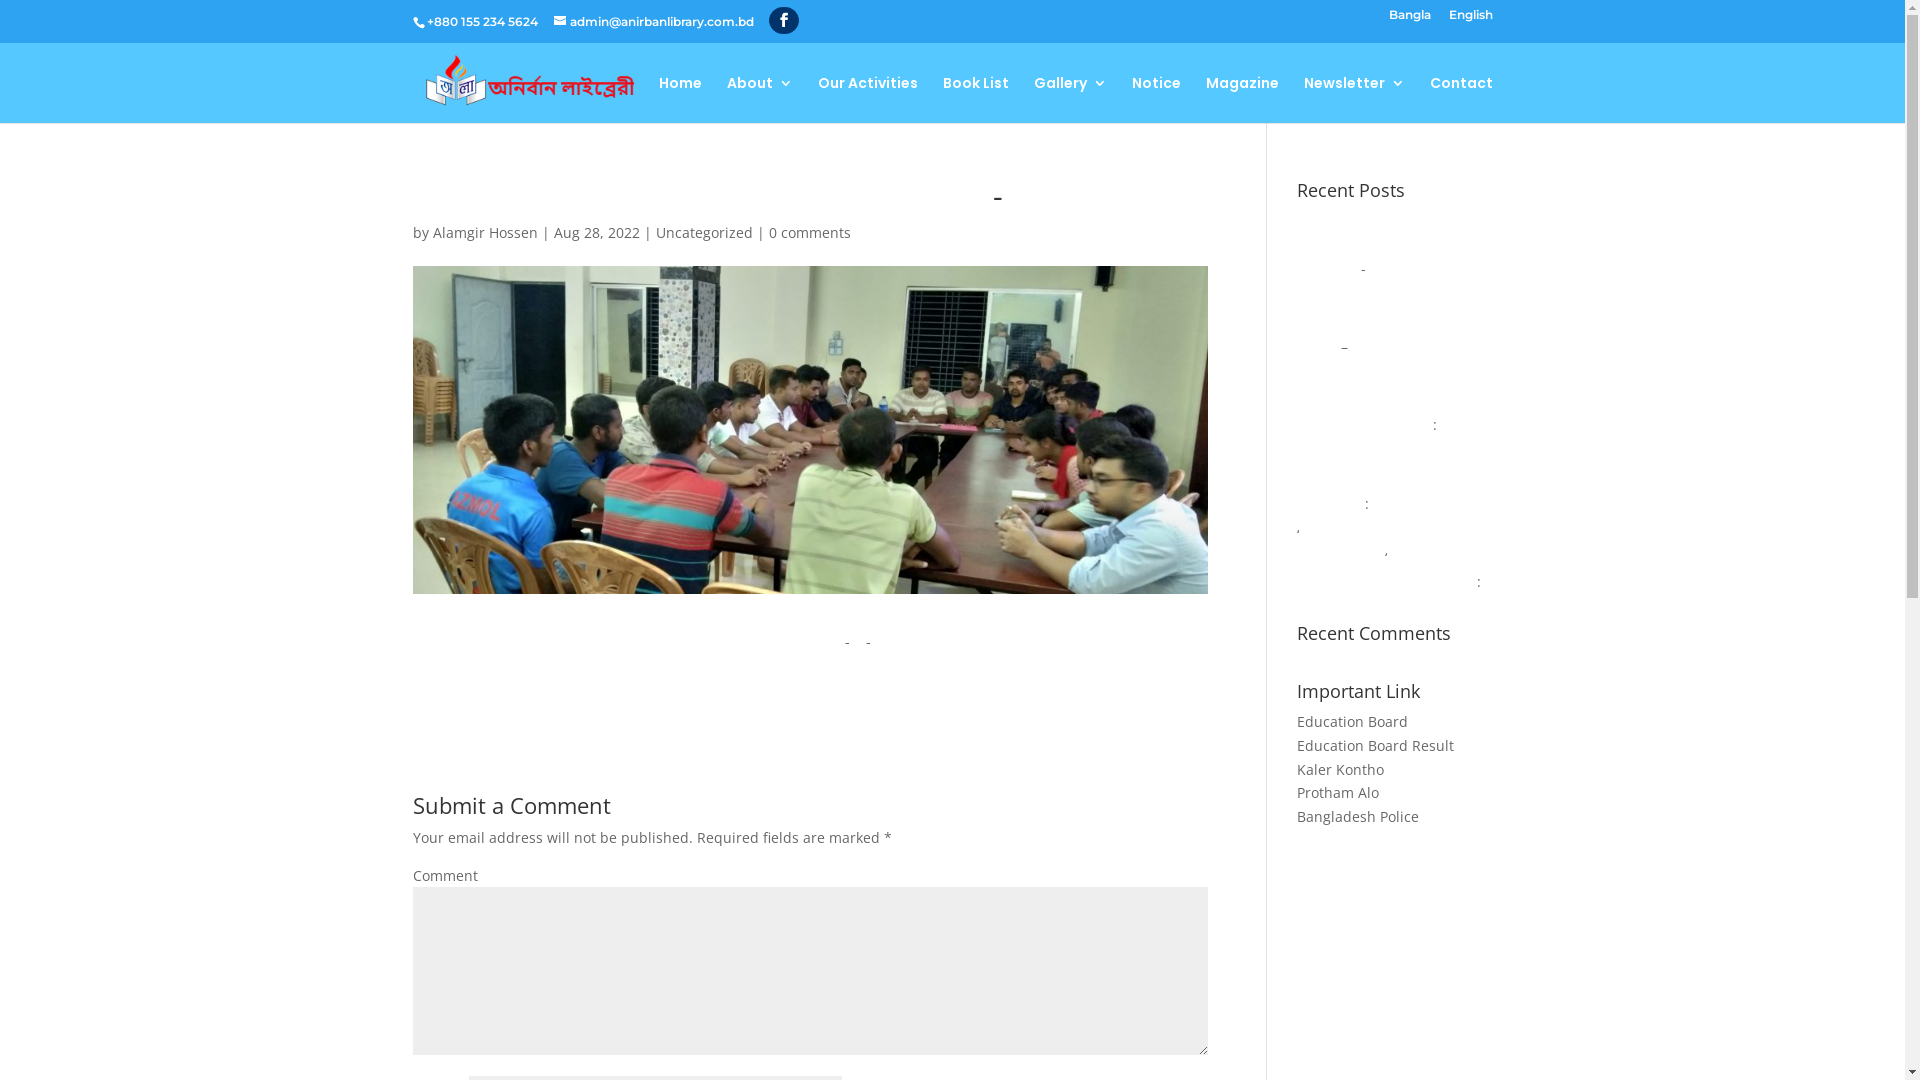 The image size is (1920, 1080). Describe the element at coordinates (1241, 99) in the screenshot. I see `'Magazine'` at that location.